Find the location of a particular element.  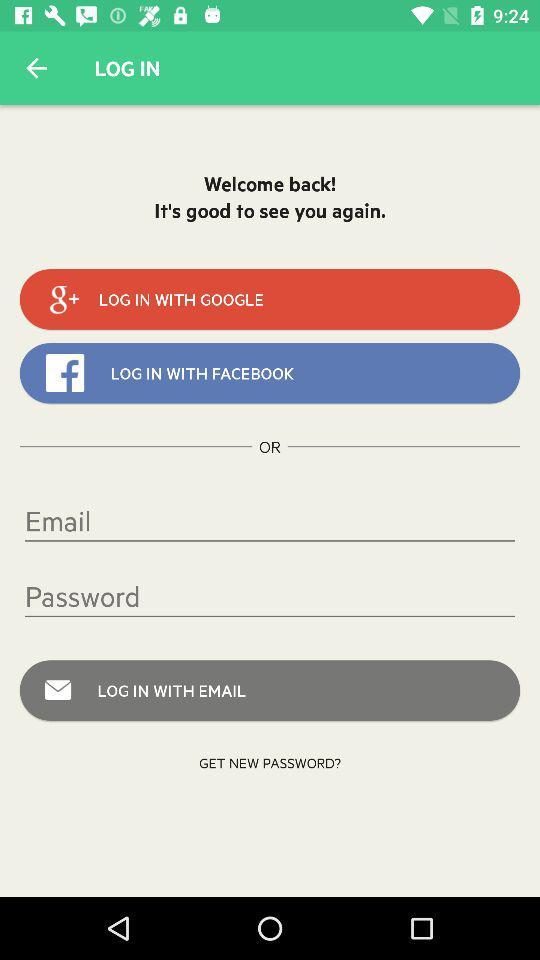

icon below the log in with icon is located at coordinates (270, 761).